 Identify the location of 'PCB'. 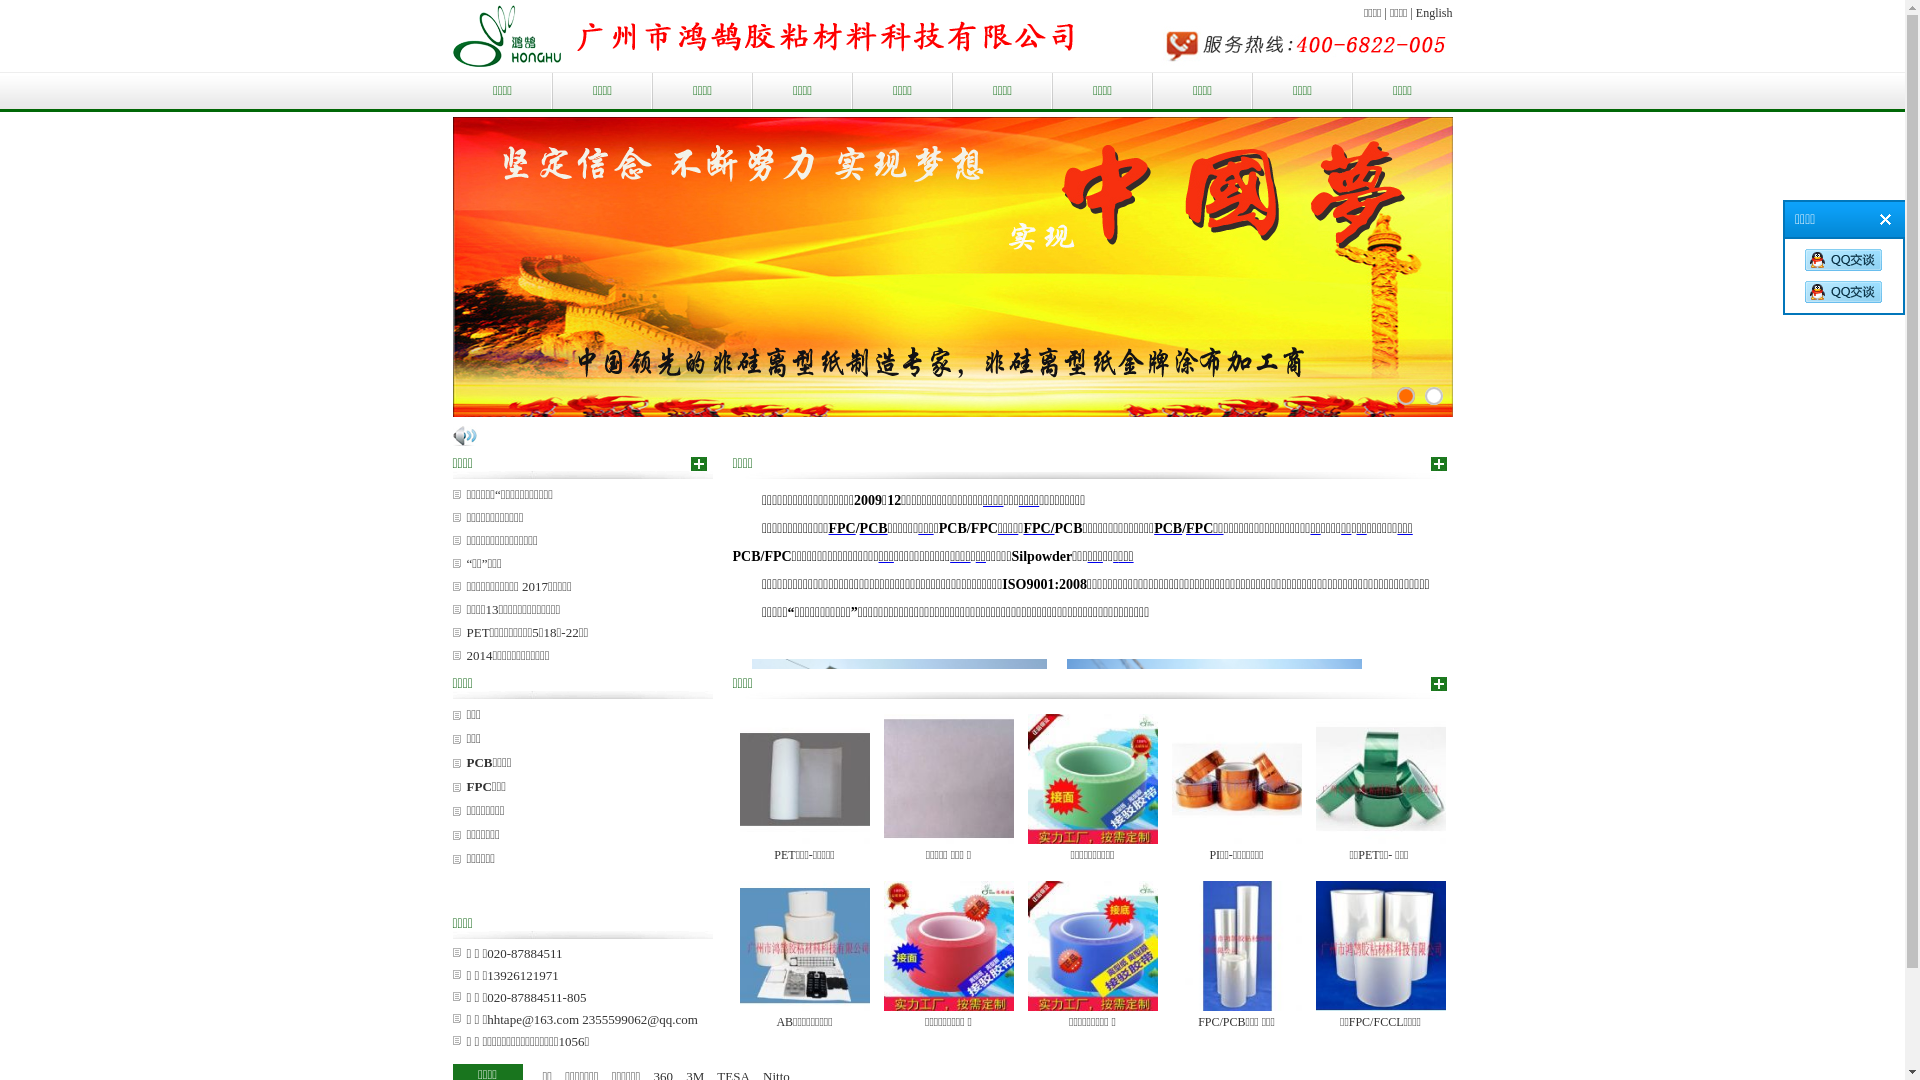
(1167, 527).